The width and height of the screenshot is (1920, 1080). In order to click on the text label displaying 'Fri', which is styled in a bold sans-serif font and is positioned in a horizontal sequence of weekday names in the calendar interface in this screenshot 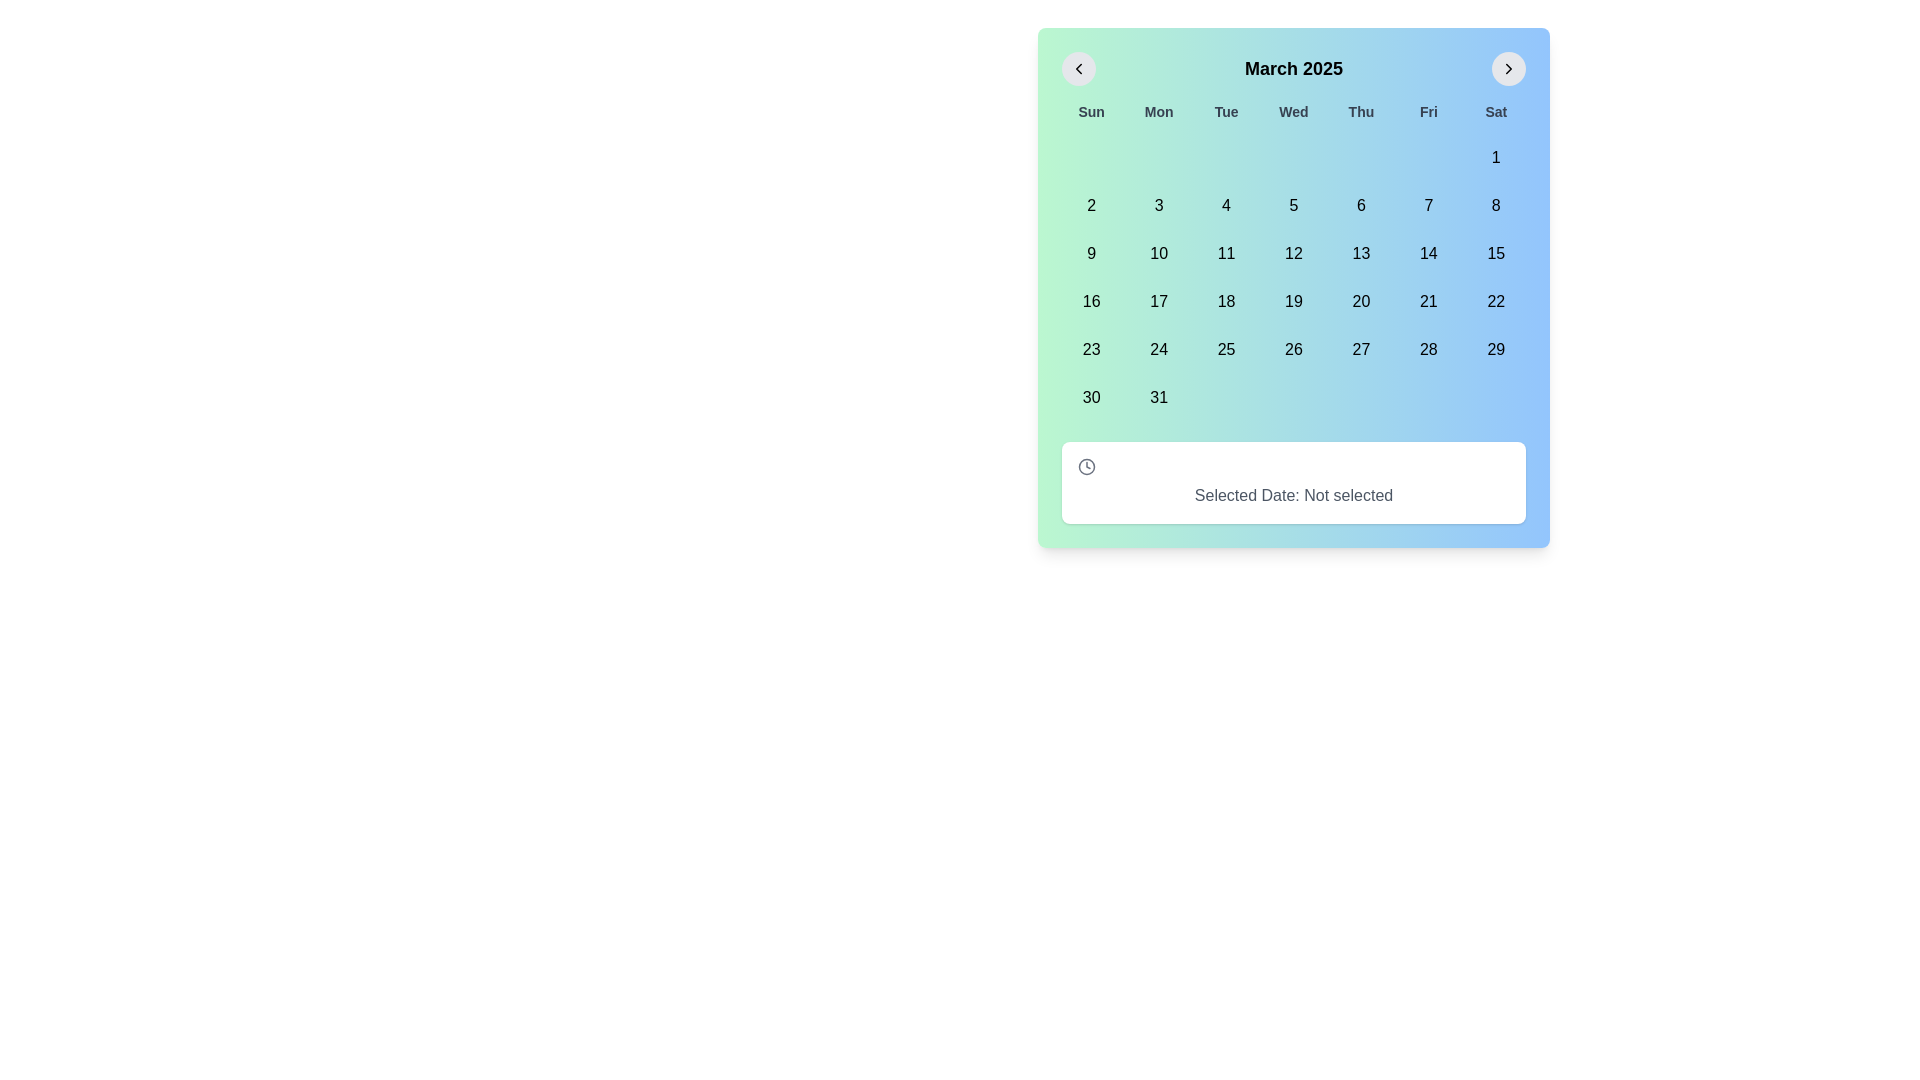, I will do `click(1427, 111)`.